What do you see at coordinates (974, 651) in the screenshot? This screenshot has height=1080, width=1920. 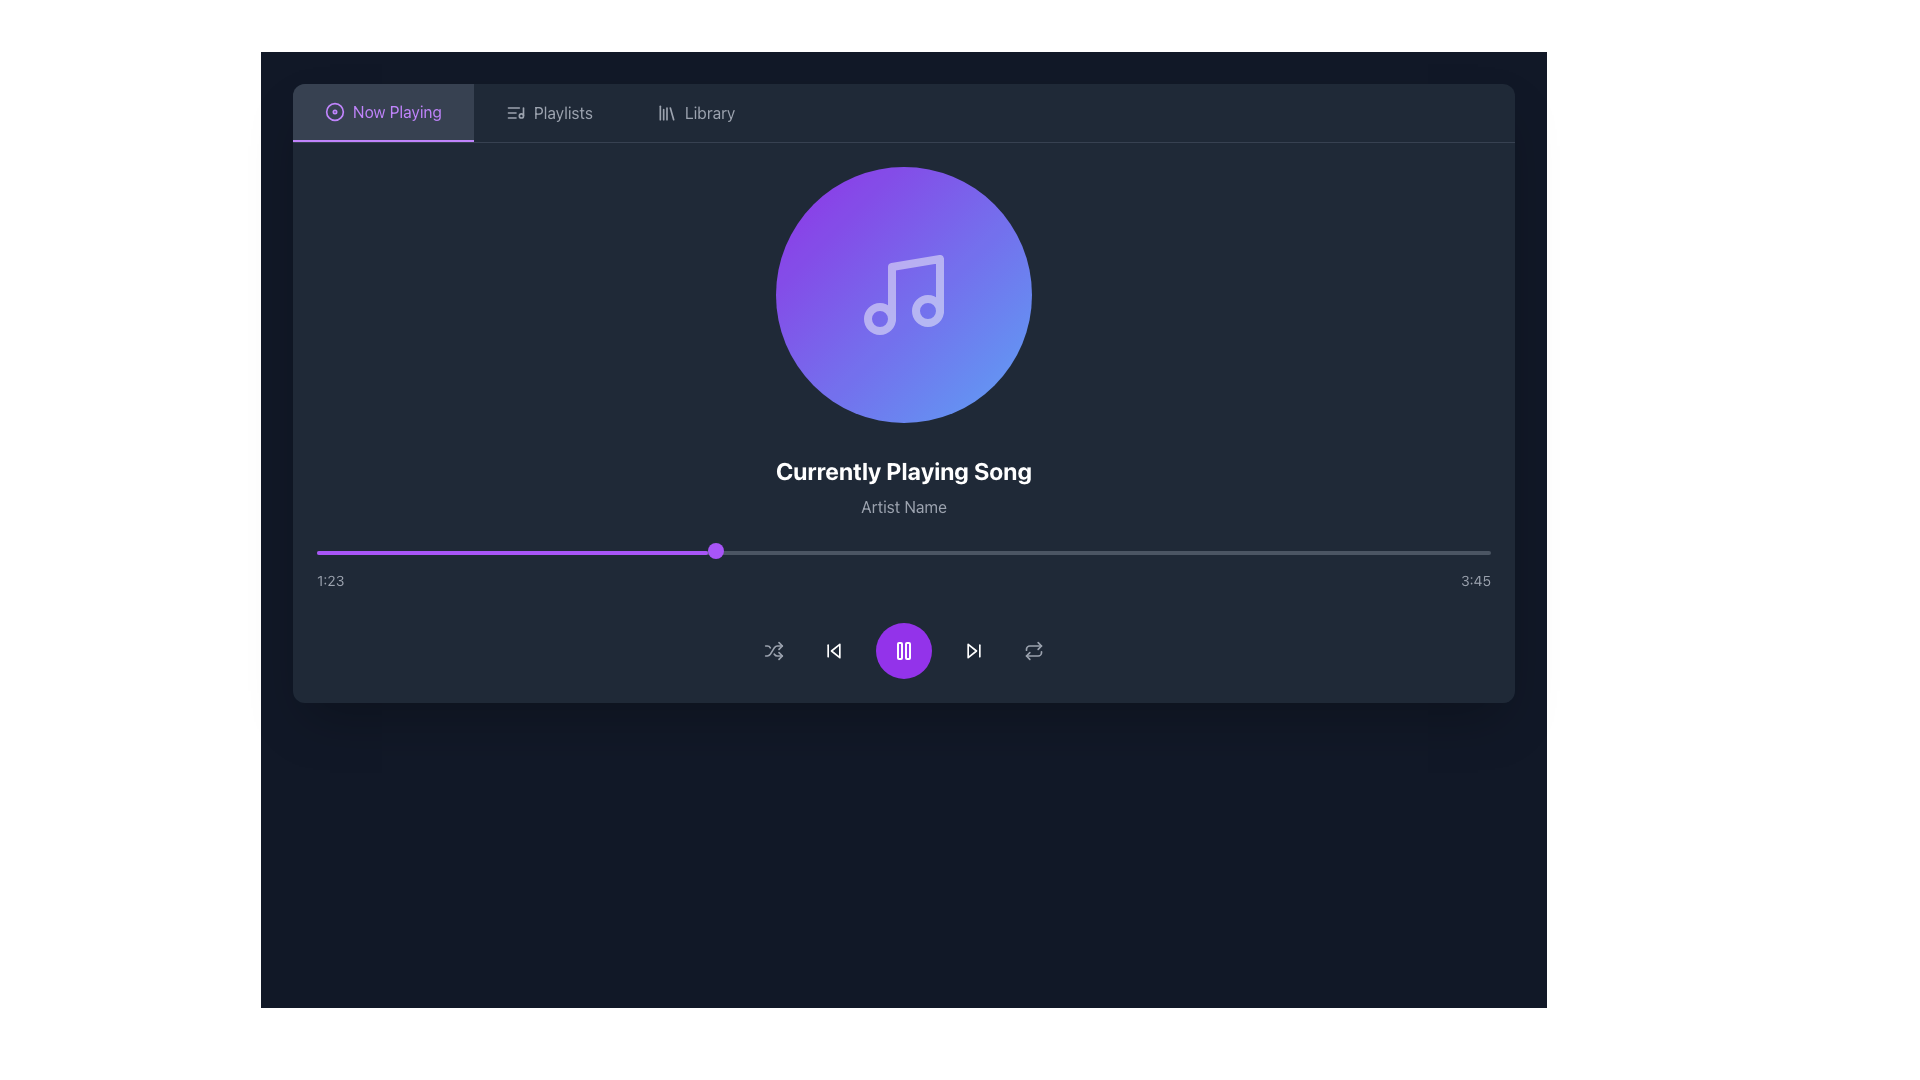 I see `the 'next track' button, which is located to the right of the central play/pause button in the media player control bar` at bounding box center [974, 651].